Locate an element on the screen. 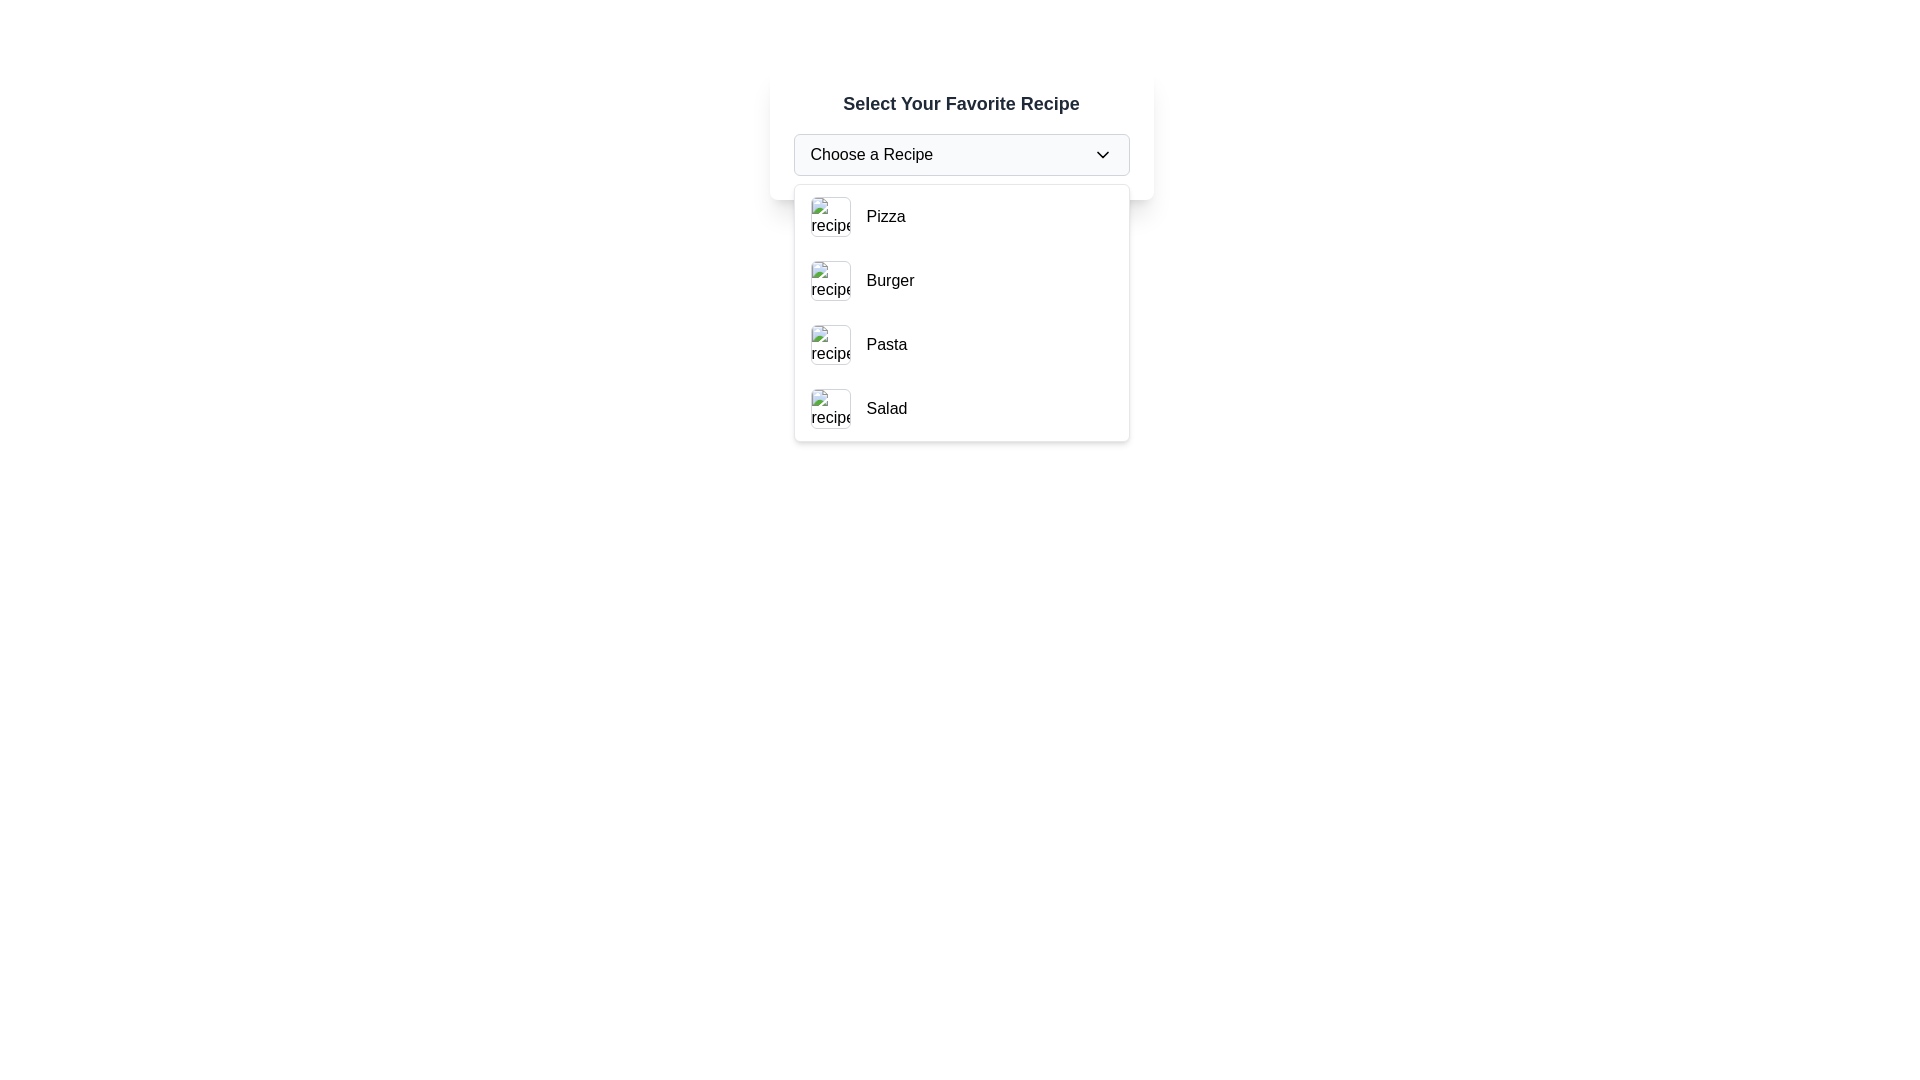  the 'Pizza' image icon in the dropdown menu under 'Choose a Recipe' to visually identify the selection is located at coordinates (830, 216).